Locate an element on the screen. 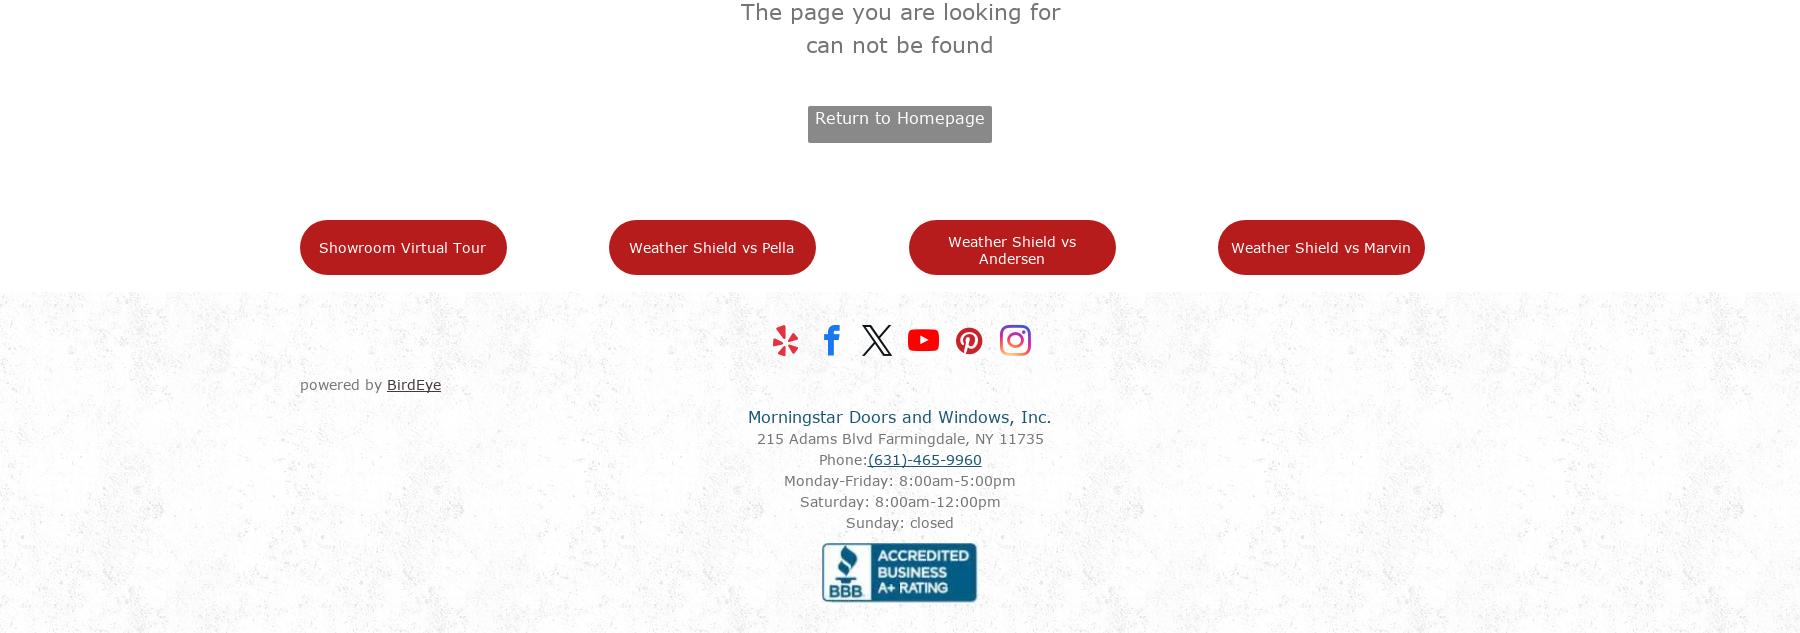 Image resolution: width=1800 pixels, height=633 pixels. 'Velux' is located at coordinates (1038, 556).